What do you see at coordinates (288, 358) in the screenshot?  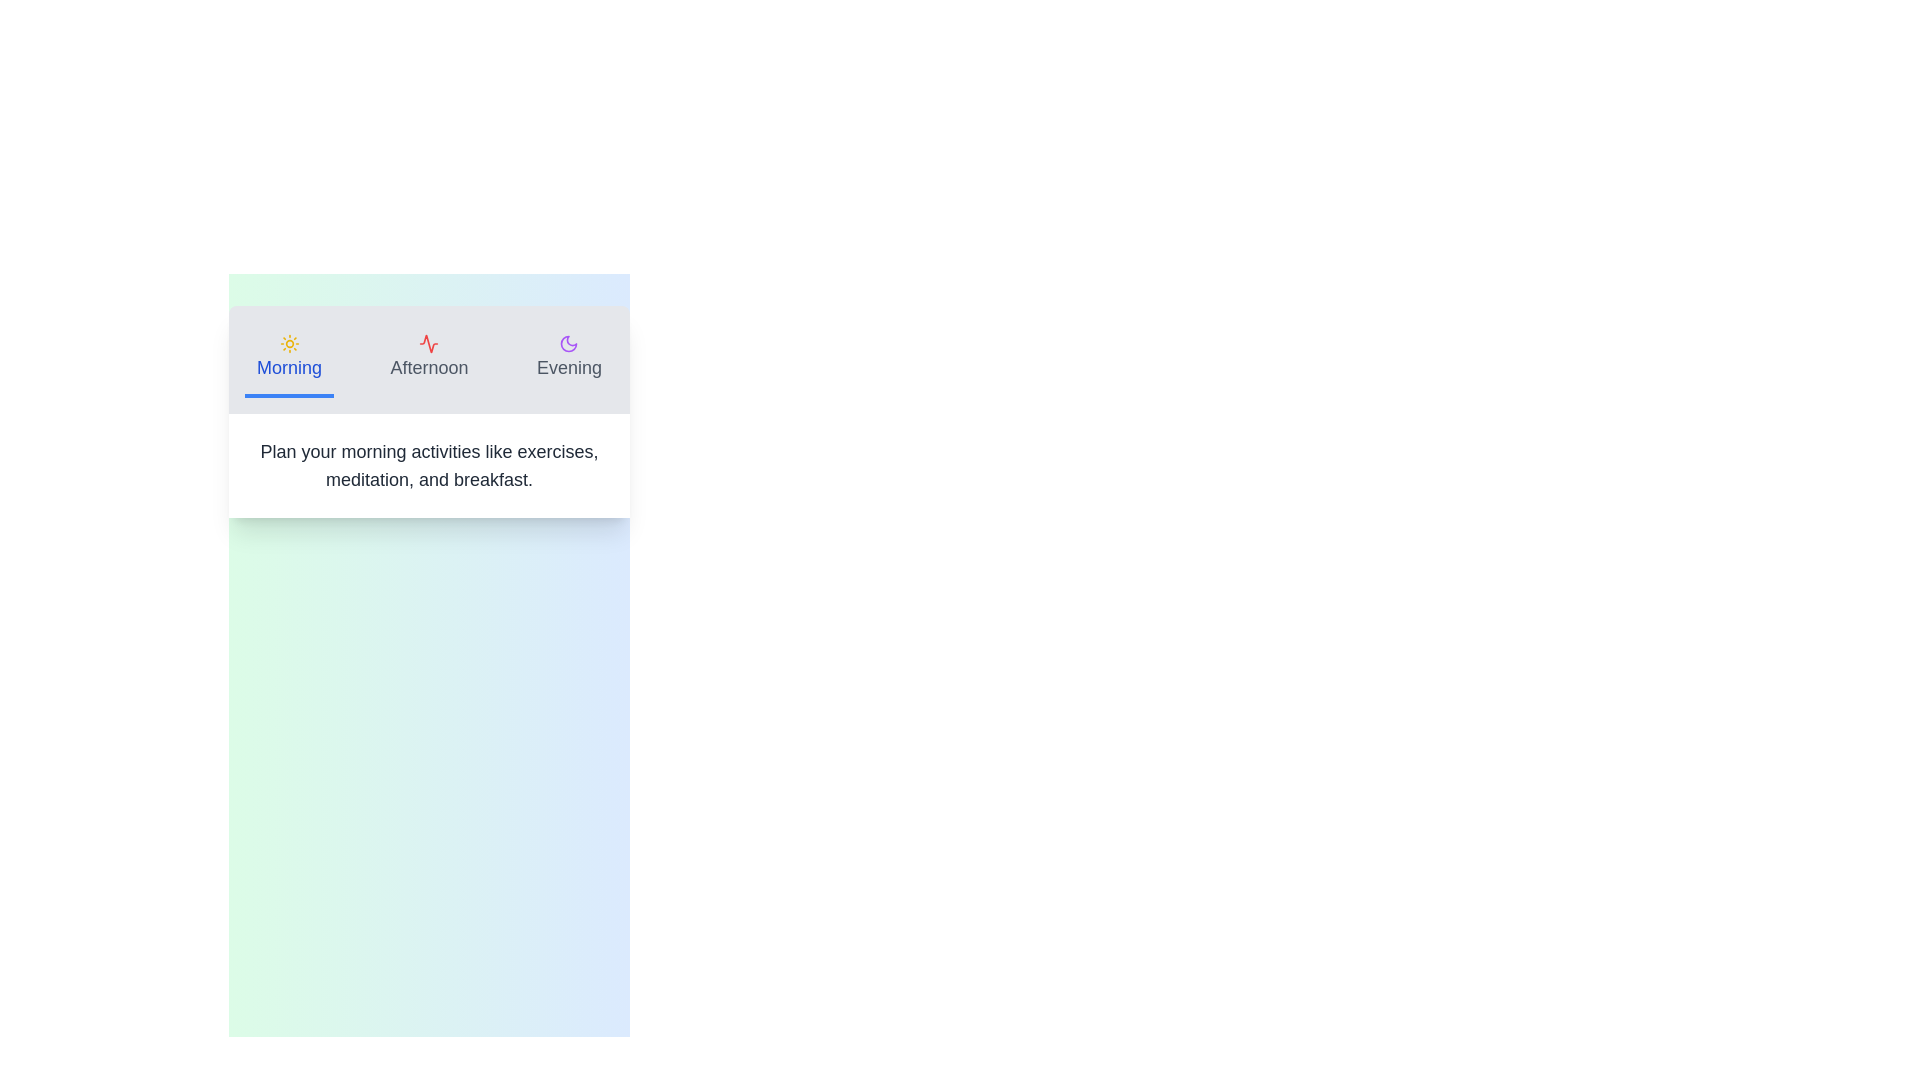 I see `the Morning tab by clicking on its button` at bounding box center [288, 358].